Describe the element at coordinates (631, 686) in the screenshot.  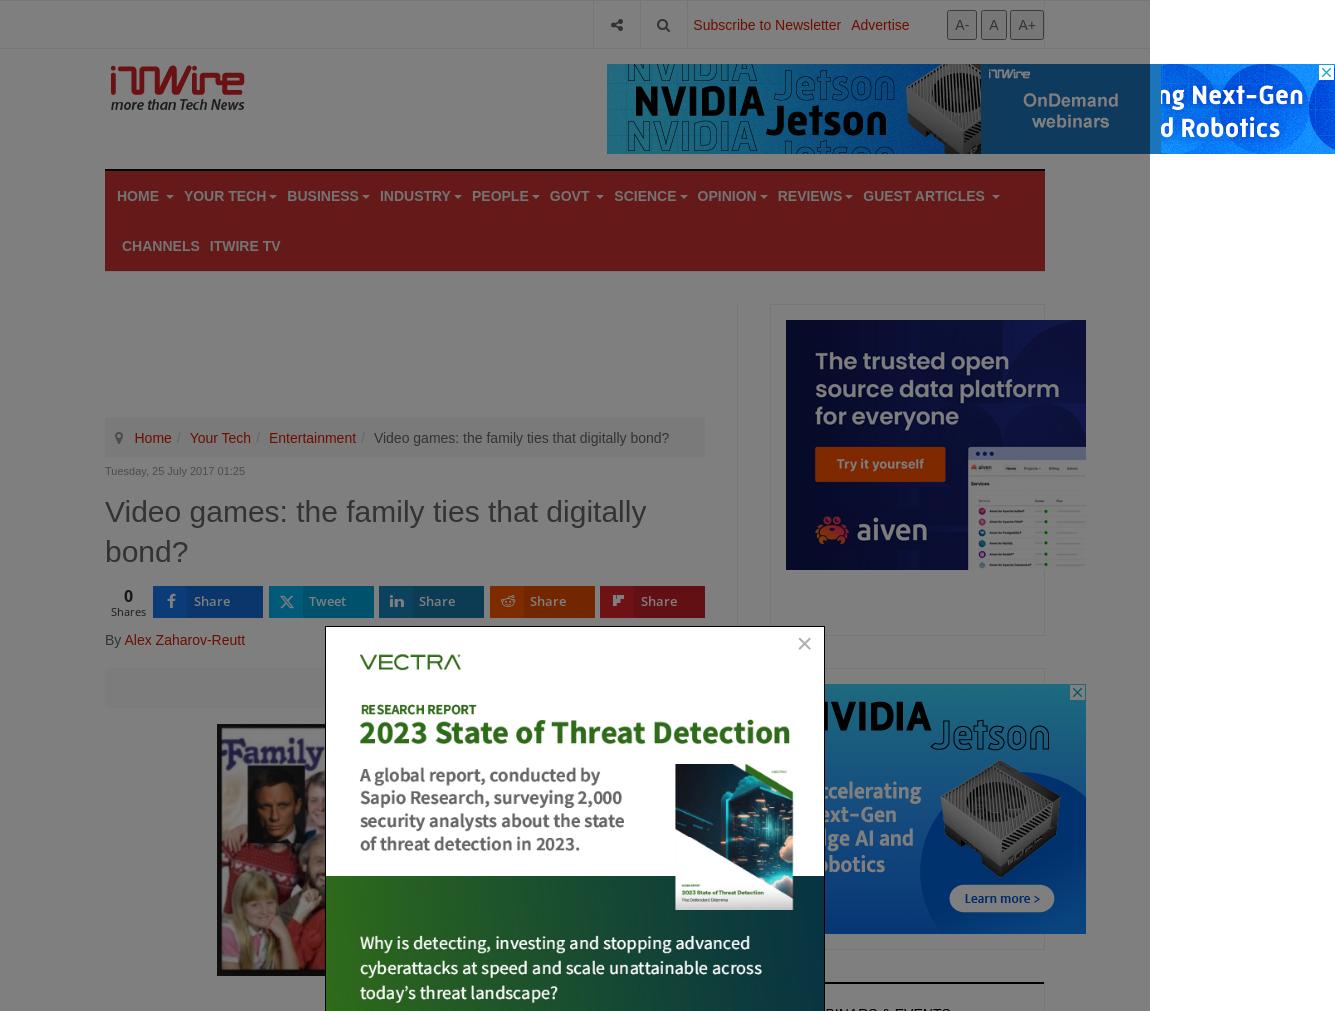
I see `'DISQUS_COMMENTS'` at that location.